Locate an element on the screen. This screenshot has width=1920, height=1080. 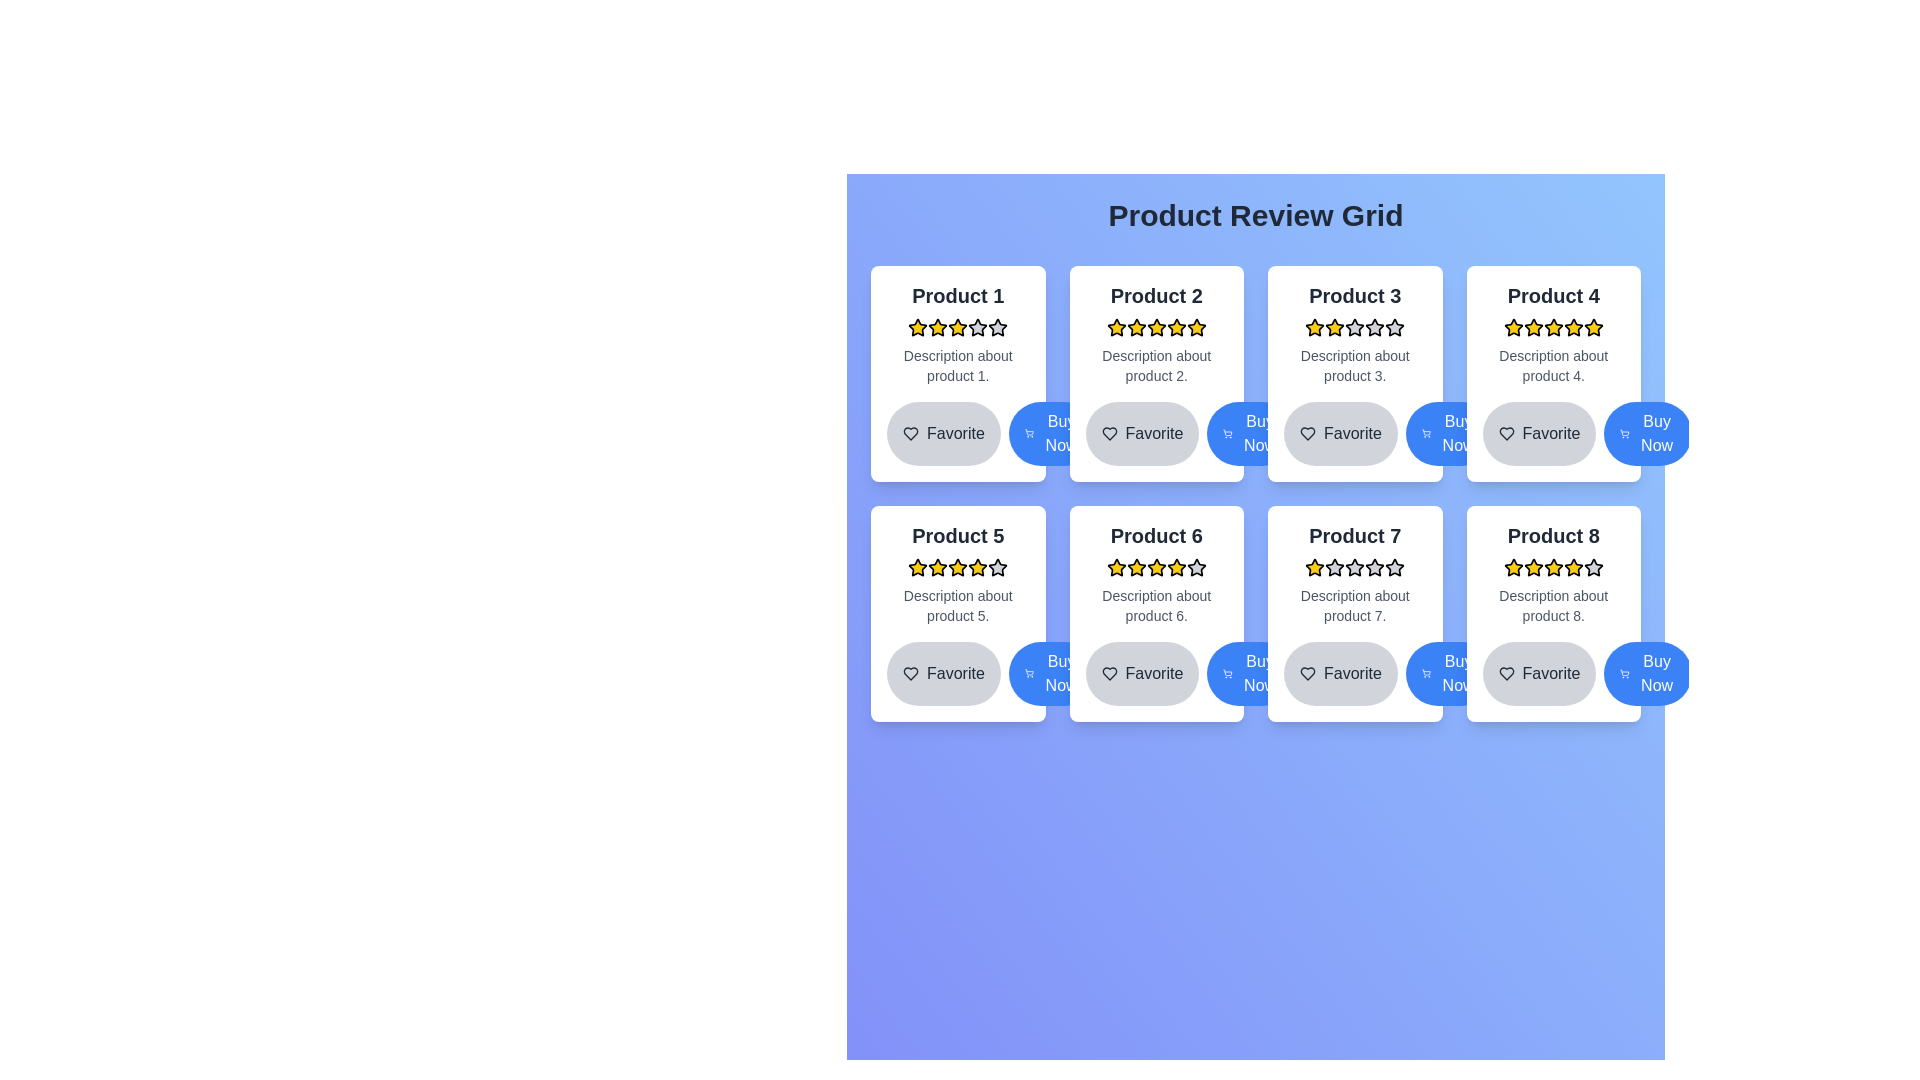
the icon that represents adding 'Product 7' to the shopping cart, located in the bottom-right of the 'Buy Now' button is located at coordinates (1227, 674).